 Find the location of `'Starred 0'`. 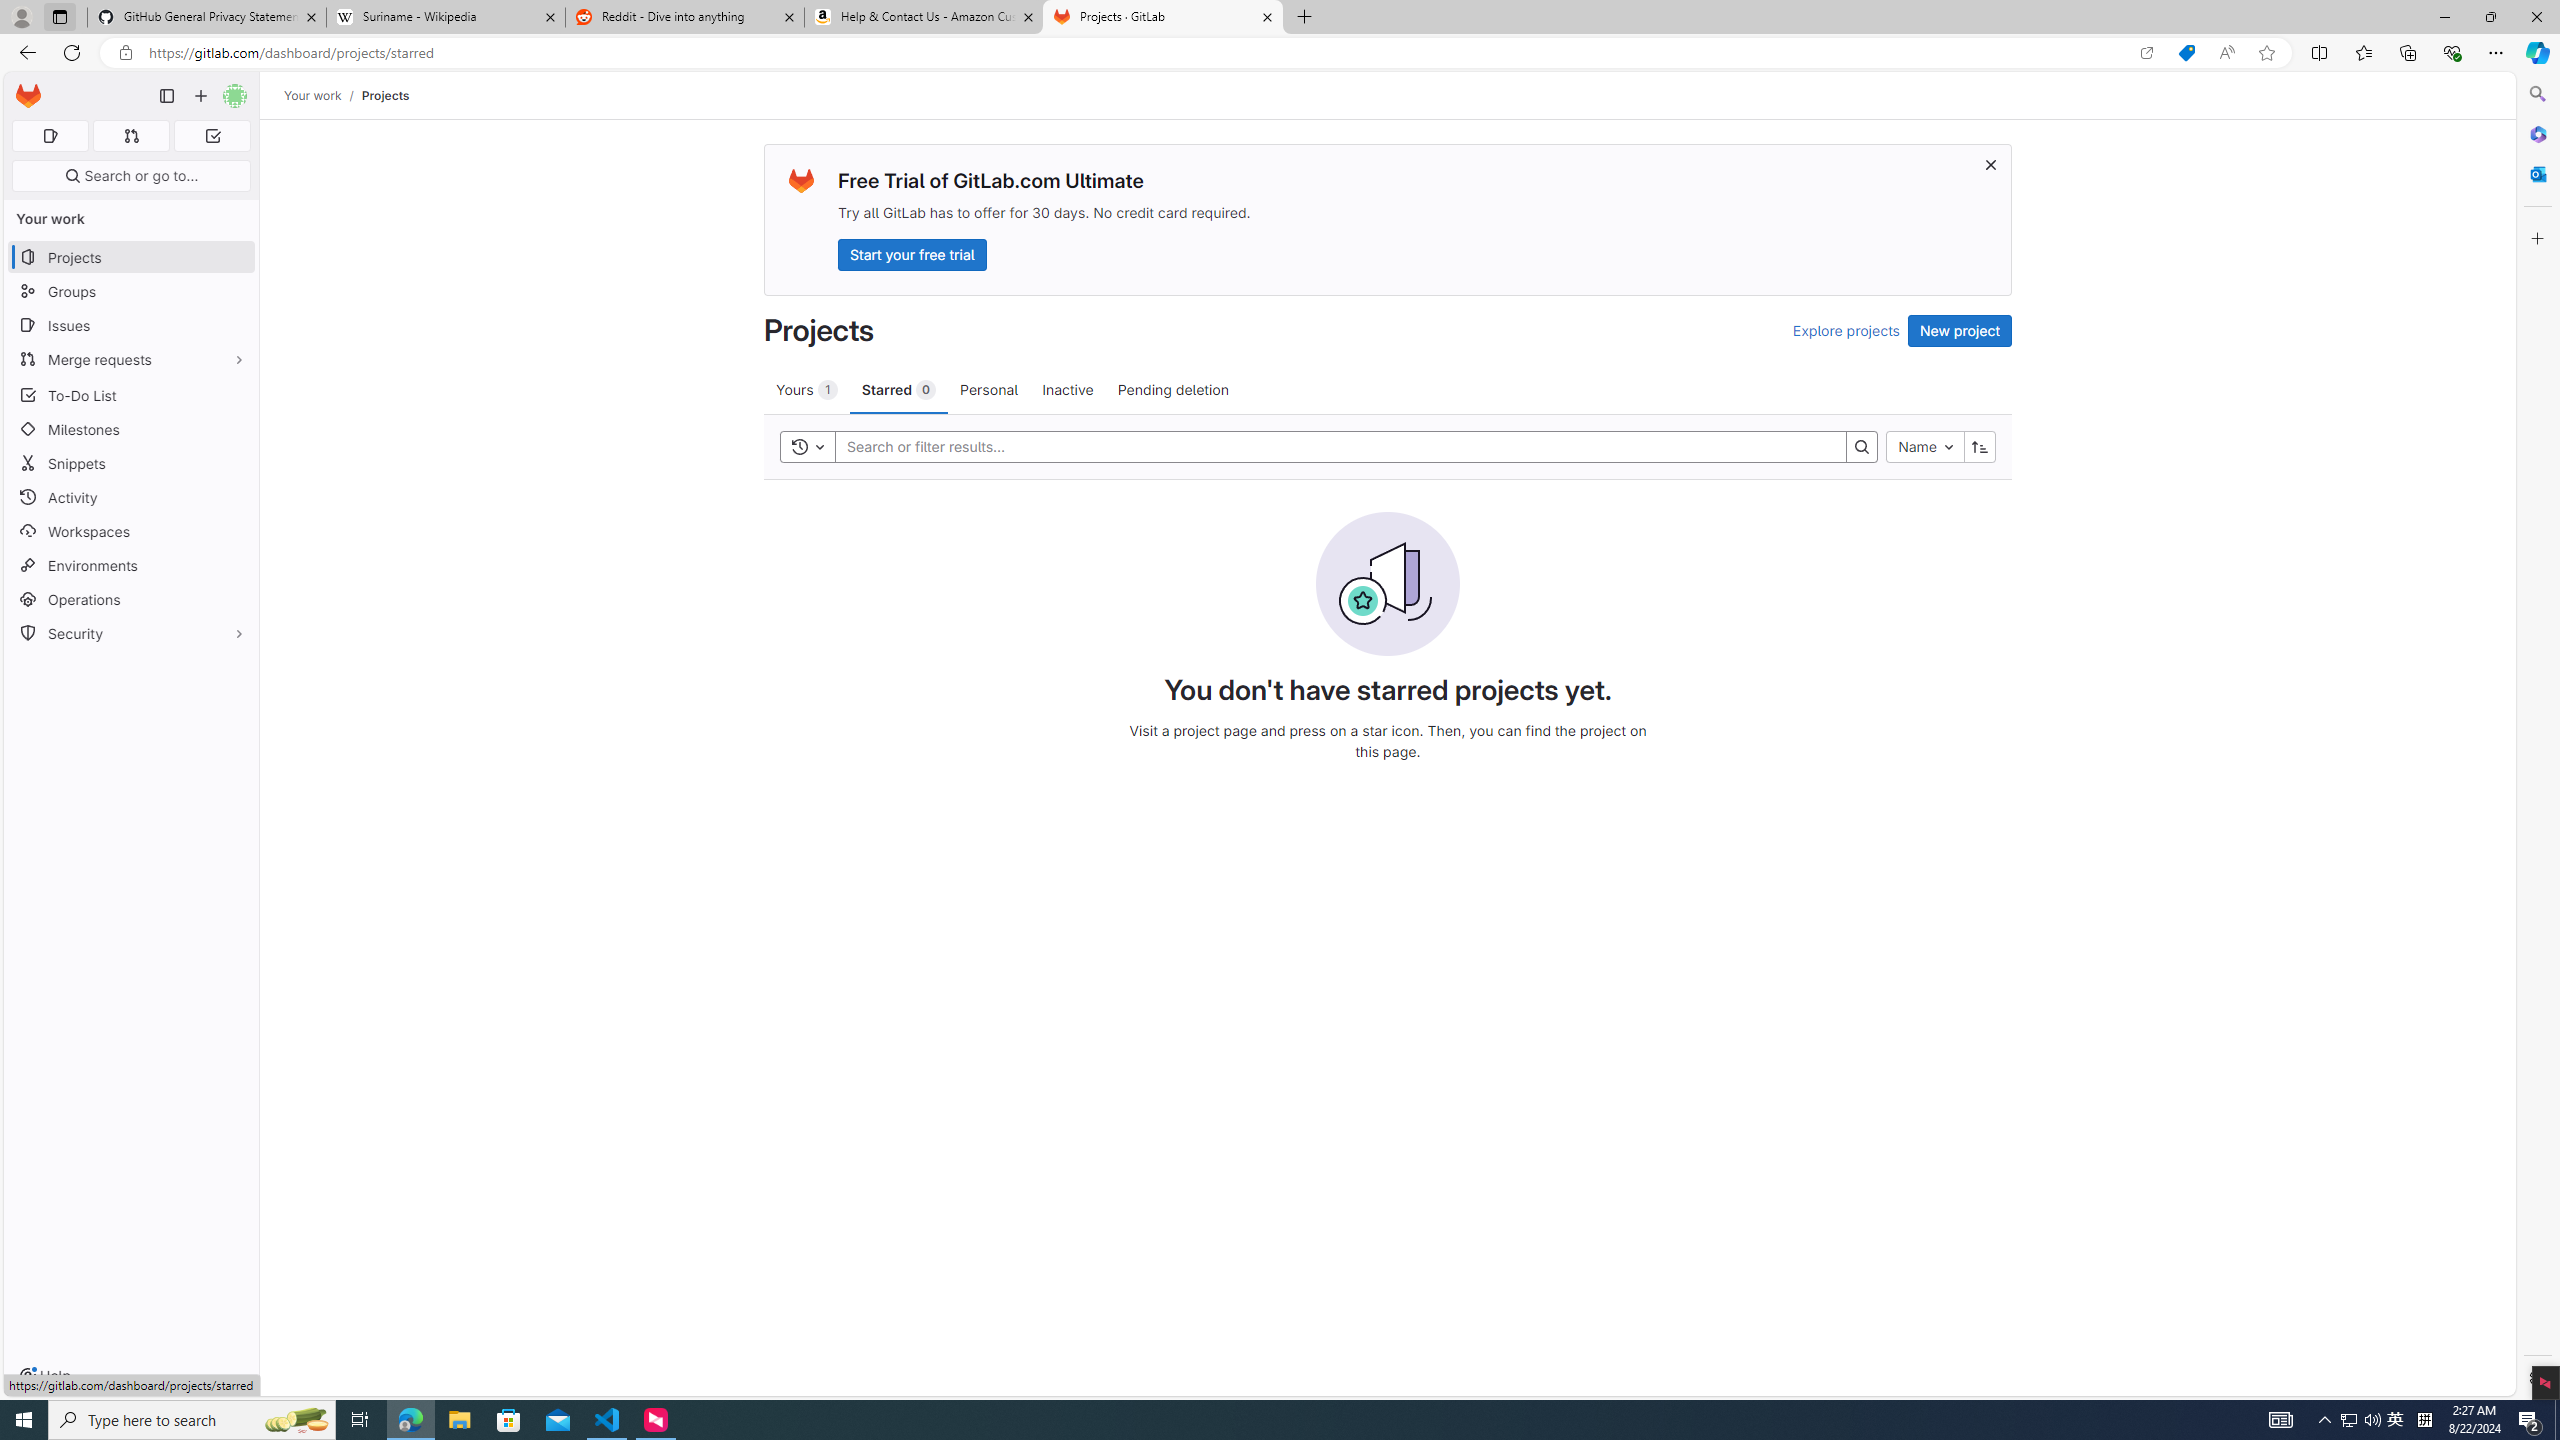

'Starred 0' is located at coordinates (898, 388).